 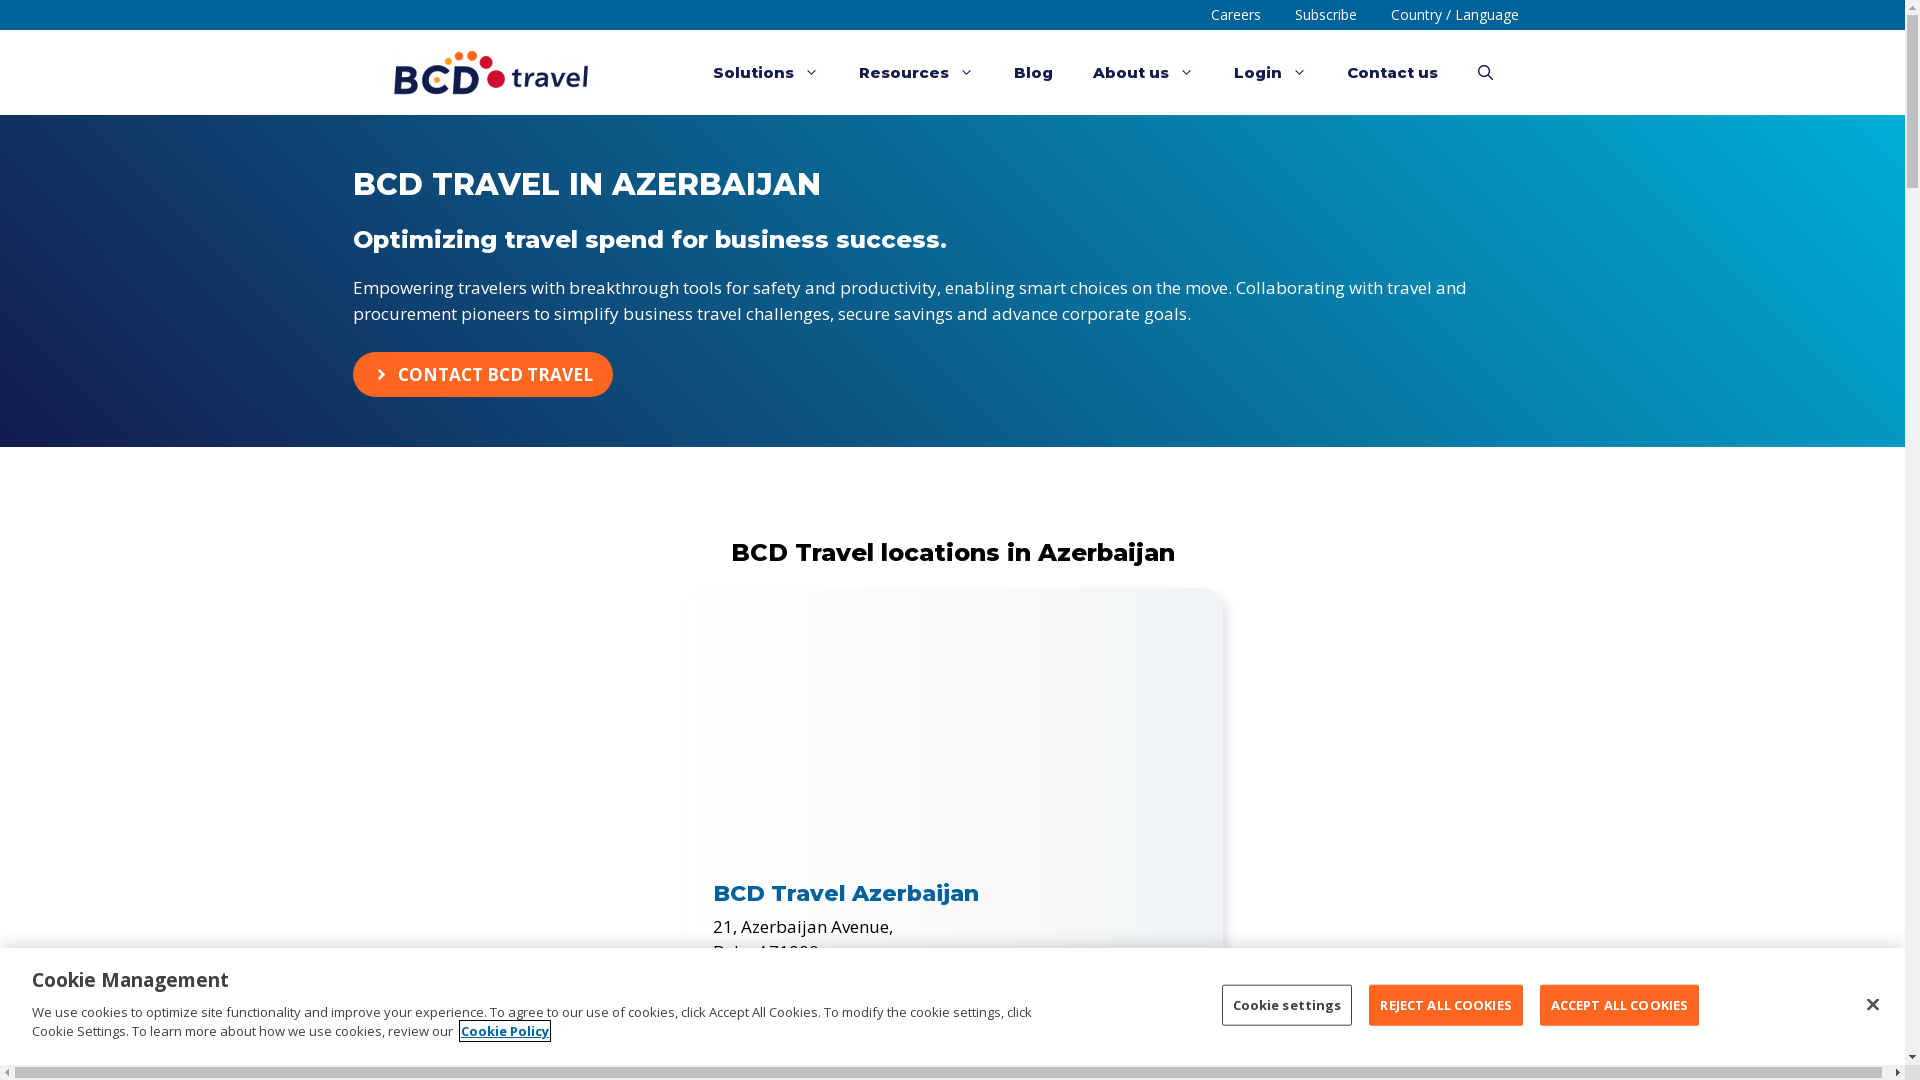 What do you see at coordinates (1142, 71) in the screenshot?
I see `'About us'` at bounding box center [1142, 71].